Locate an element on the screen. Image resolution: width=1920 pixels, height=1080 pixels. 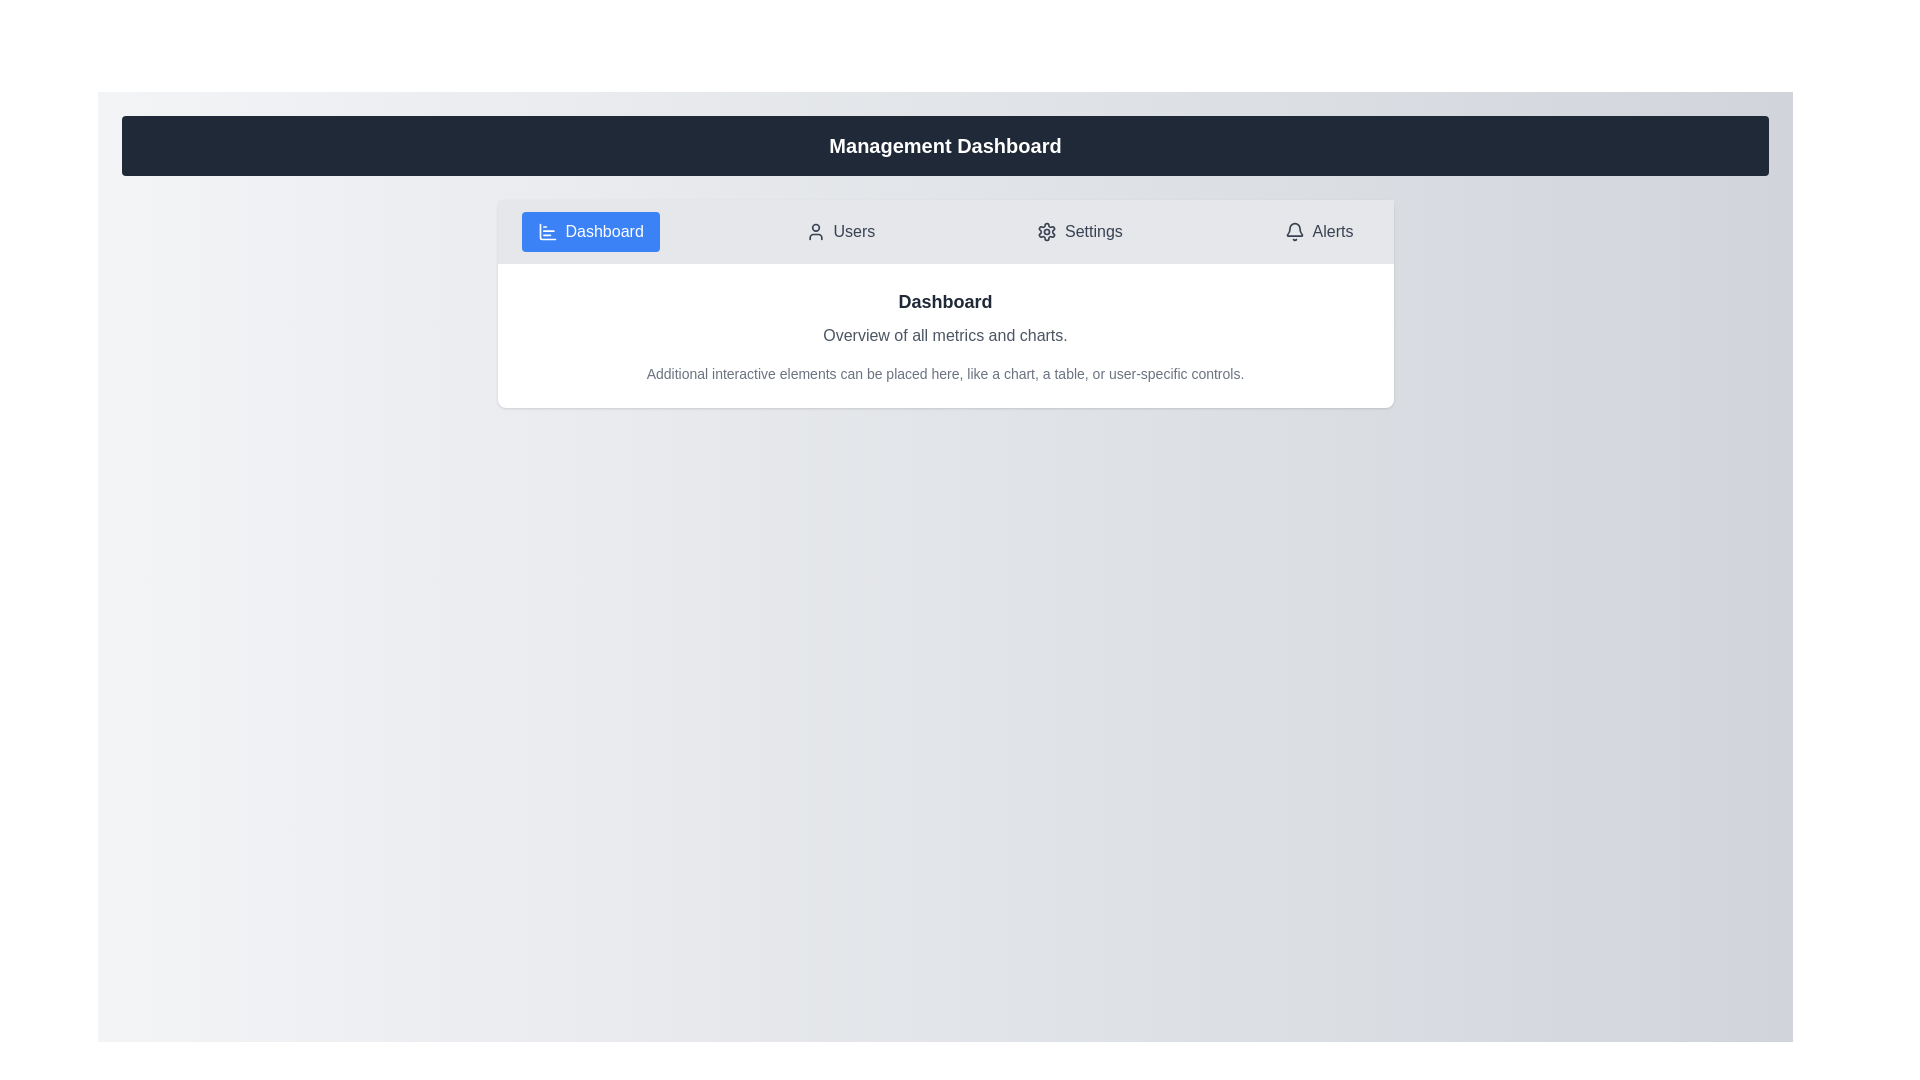
the Settings tab to navigate to its content is located at coordinates (1079, 230).